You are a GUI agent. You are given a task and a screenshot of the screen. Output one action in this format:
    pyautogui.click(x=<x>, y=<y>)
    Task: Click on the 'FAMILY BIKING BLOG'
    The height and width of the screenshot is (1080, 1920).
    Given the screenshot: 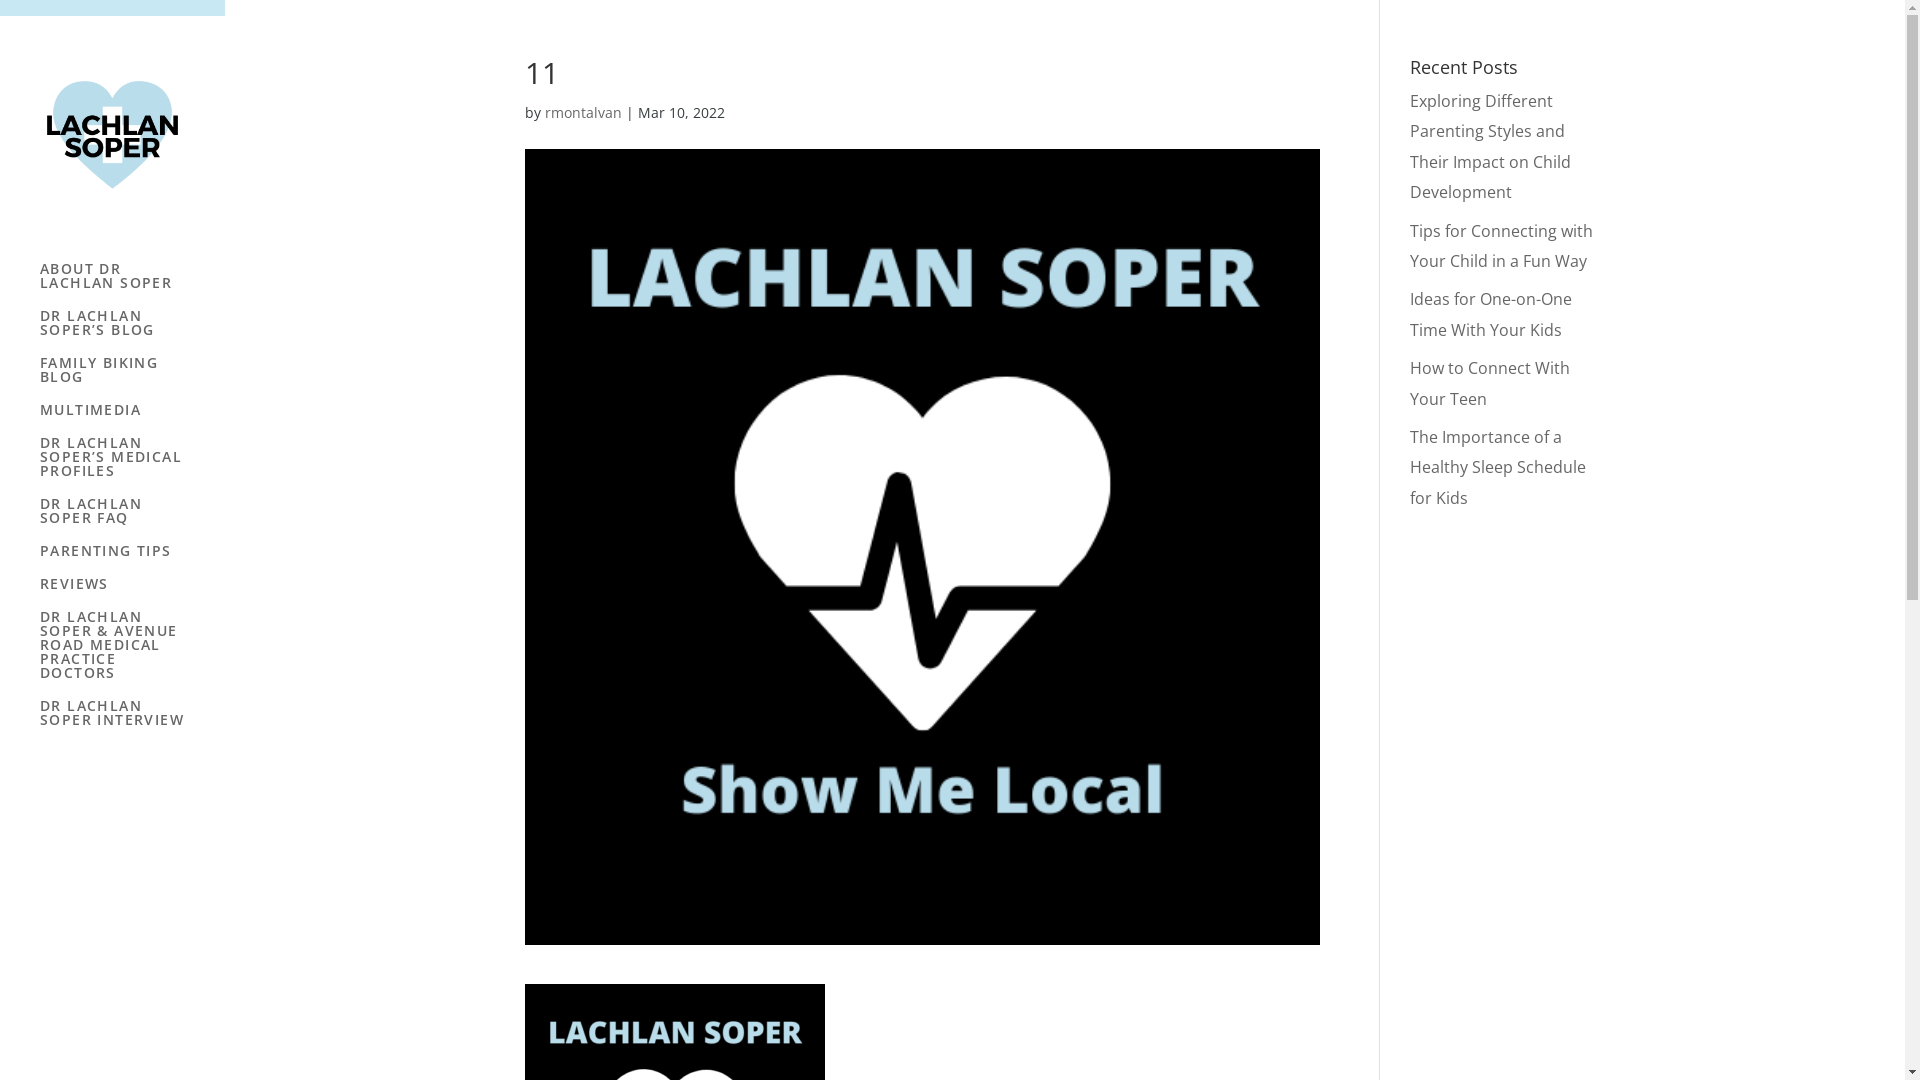 What is the action you would take?
    pyautogui.click(x=131, y=379)
    